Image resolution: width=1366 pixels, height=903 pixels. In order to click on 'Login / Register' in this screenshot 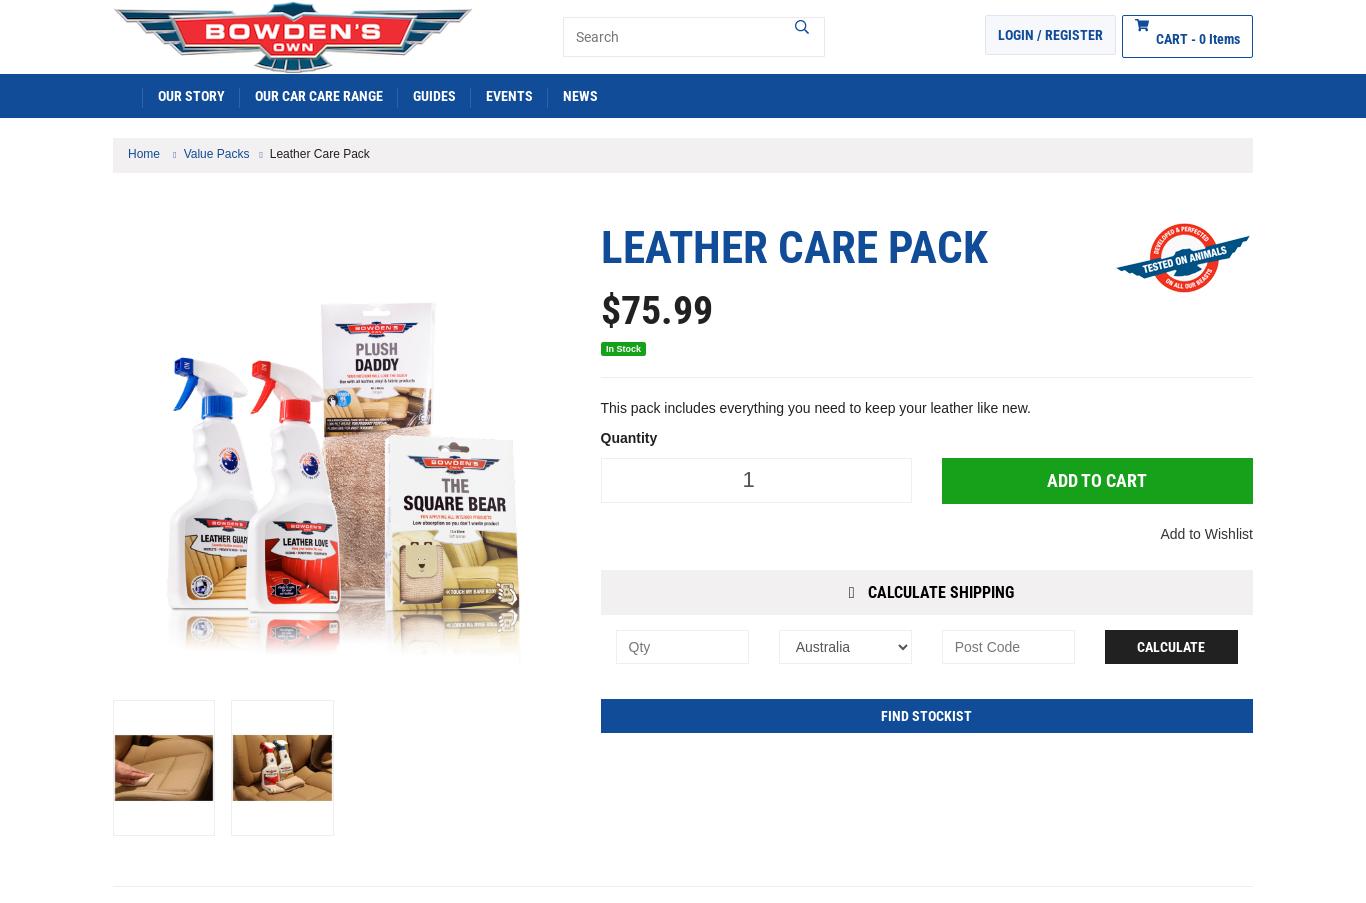, I will do `click(1049, 34)`.